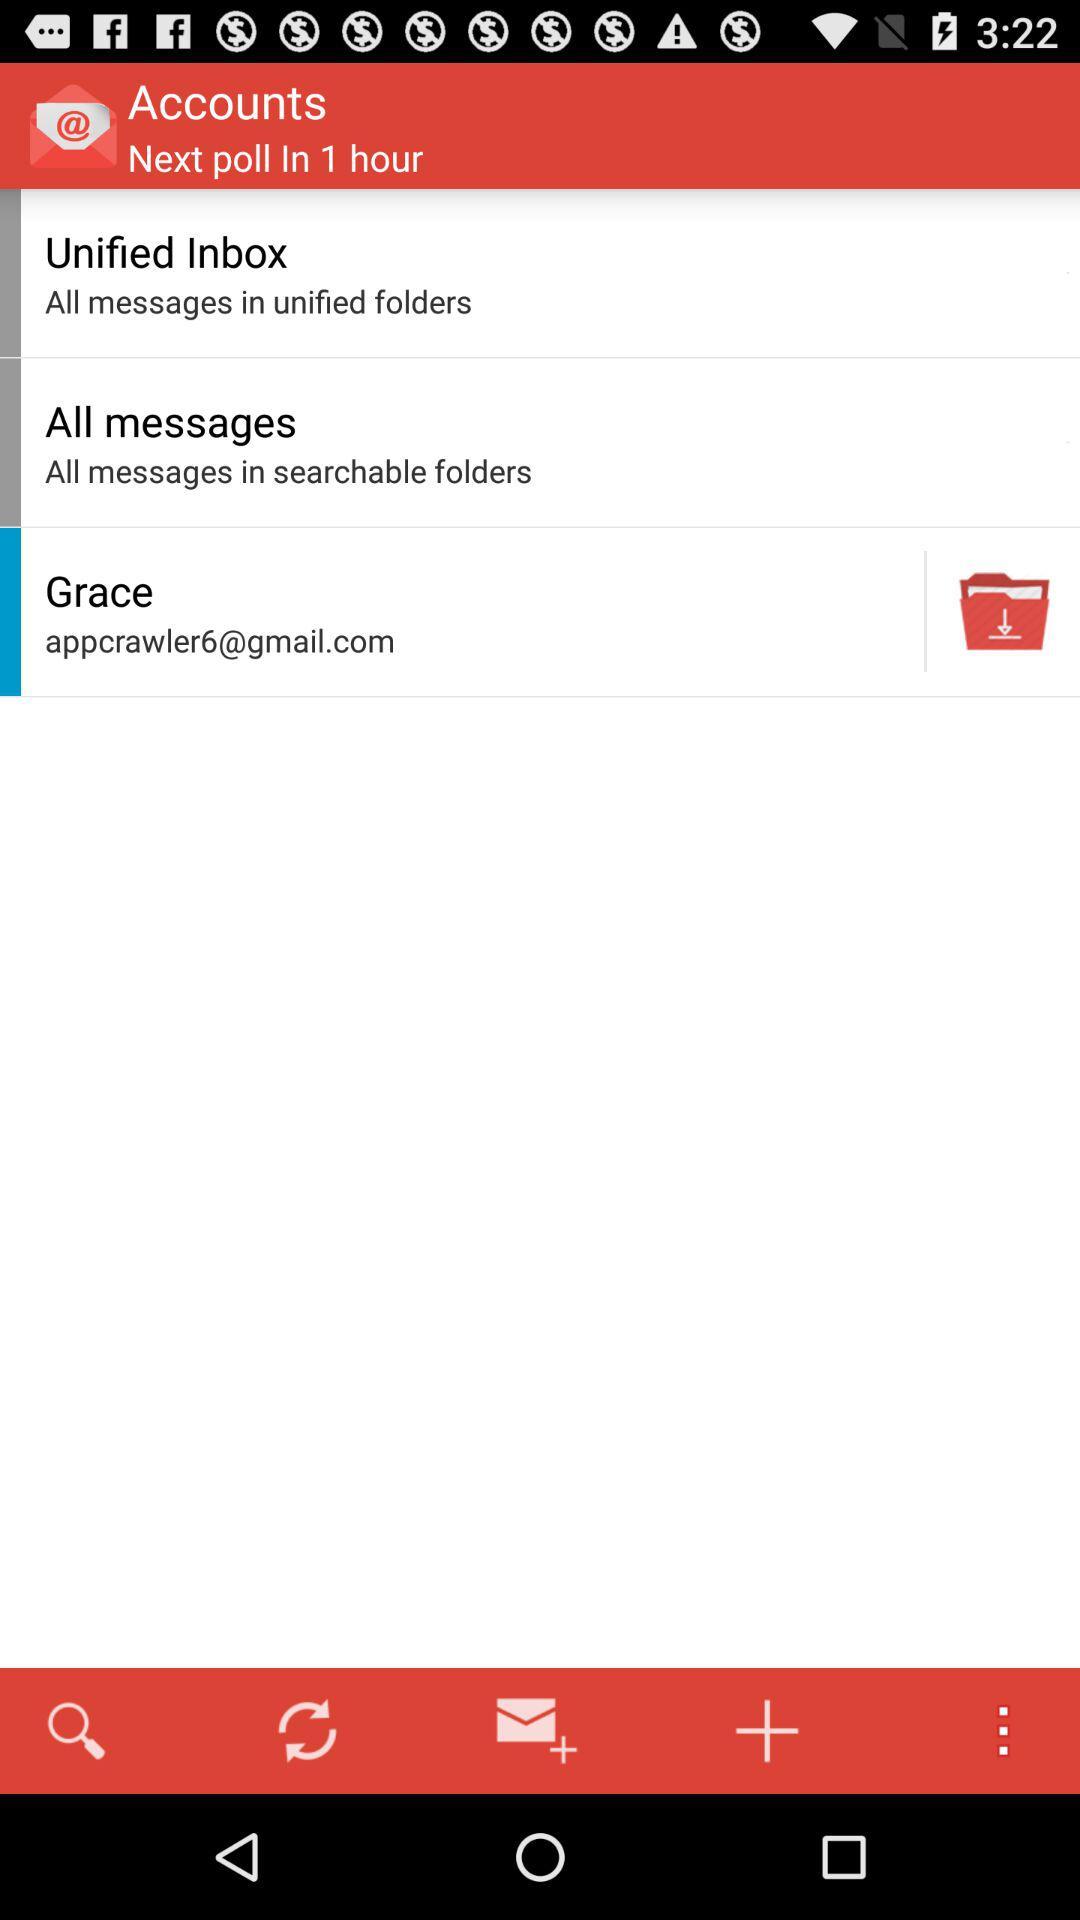  Describe the element at coordinates (550, 250) in the screenshot. I see `unified inbox item` at that location.